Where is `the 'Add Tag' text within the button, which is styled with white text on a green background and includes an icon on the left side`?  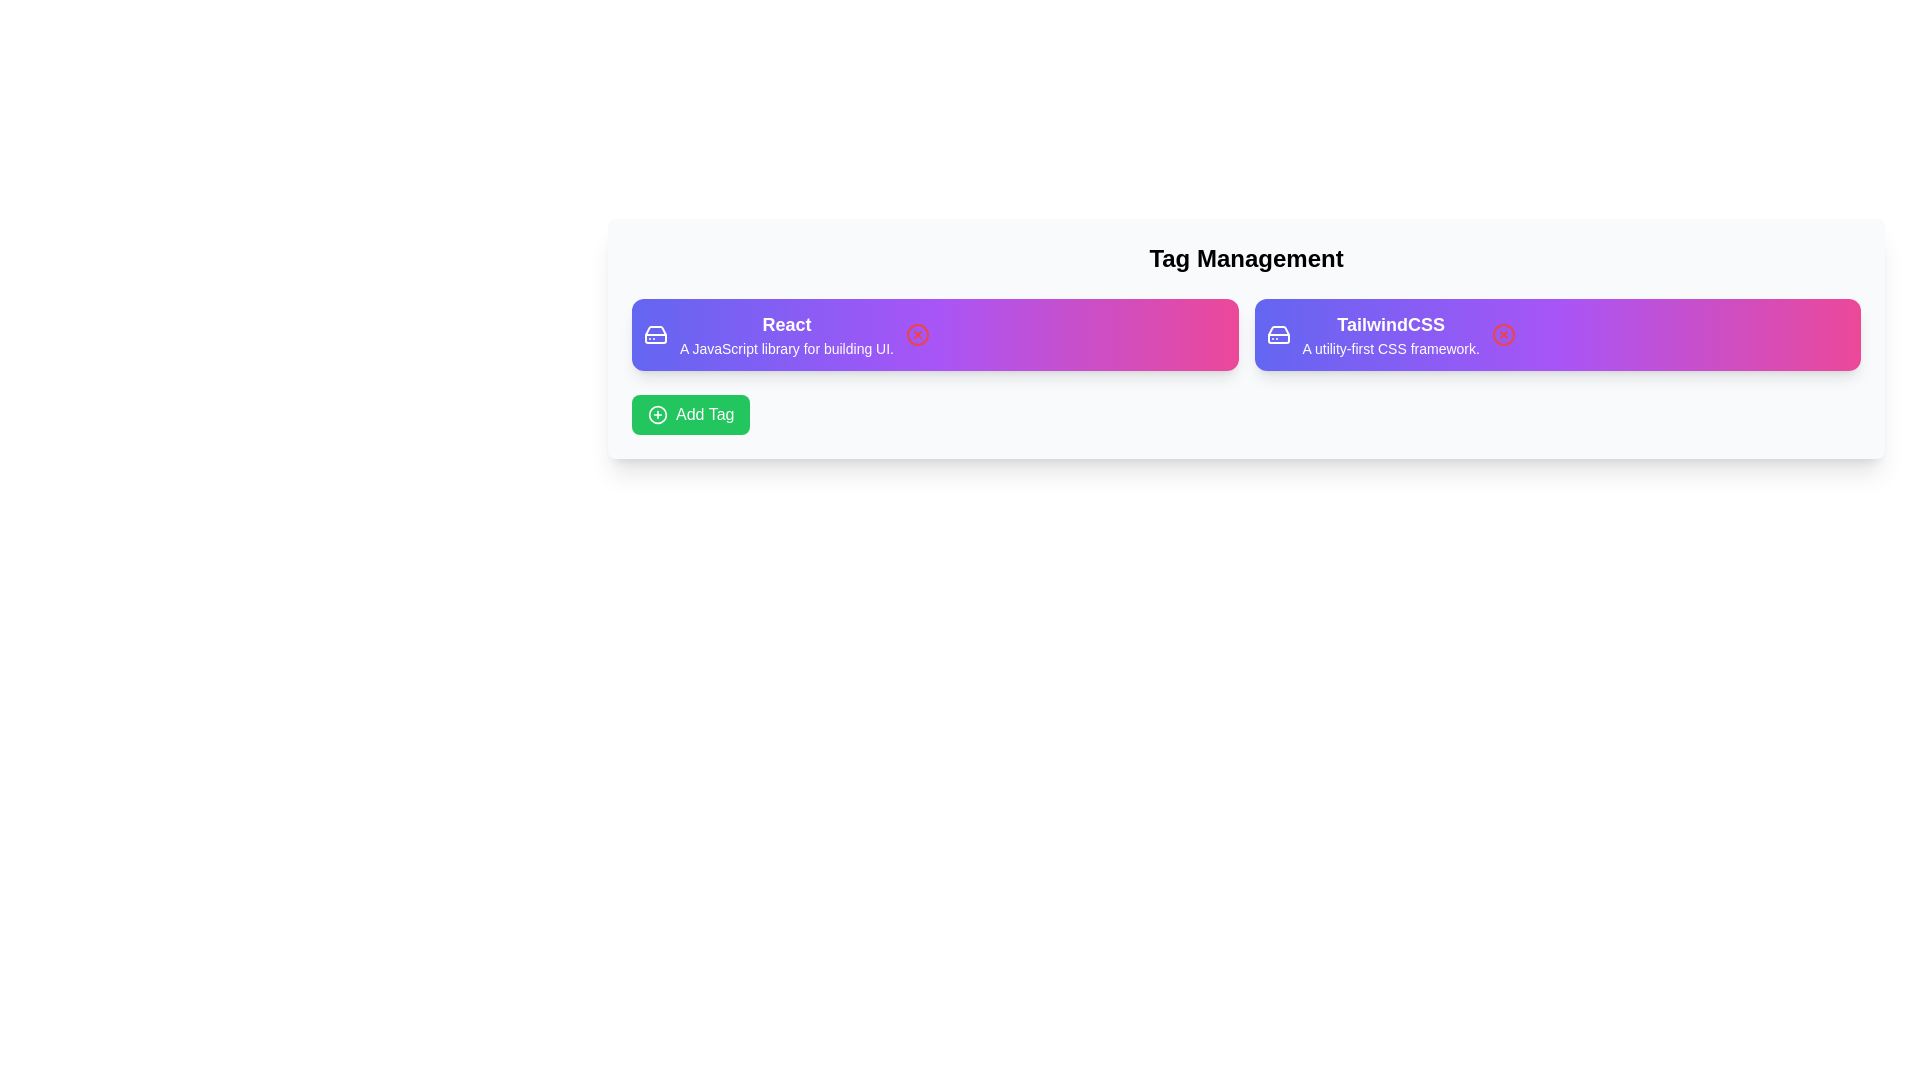
the 'Add Tag' text within the button, which is styled with white text on a green background and includes an icon on the left side is located at coordinates (705, 414).